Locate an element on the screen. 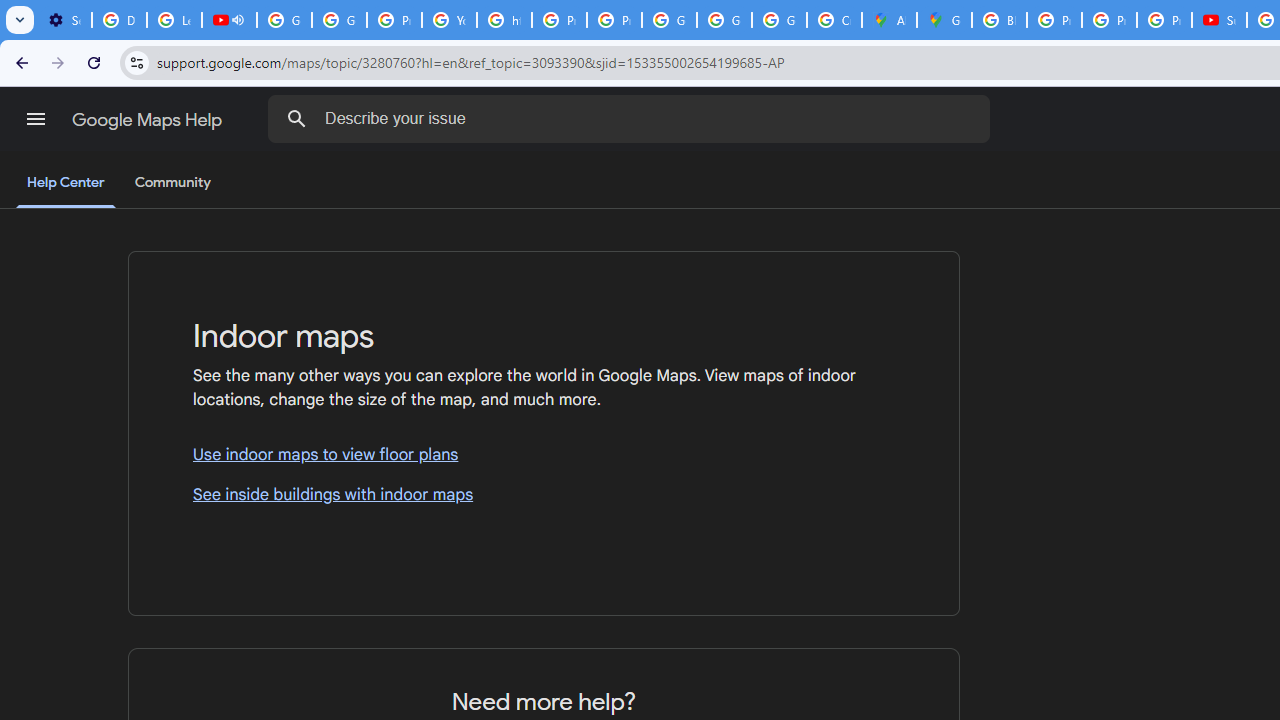  'Learn how to find your photos - Google Photos Help' is located at coordinates (174, 20).